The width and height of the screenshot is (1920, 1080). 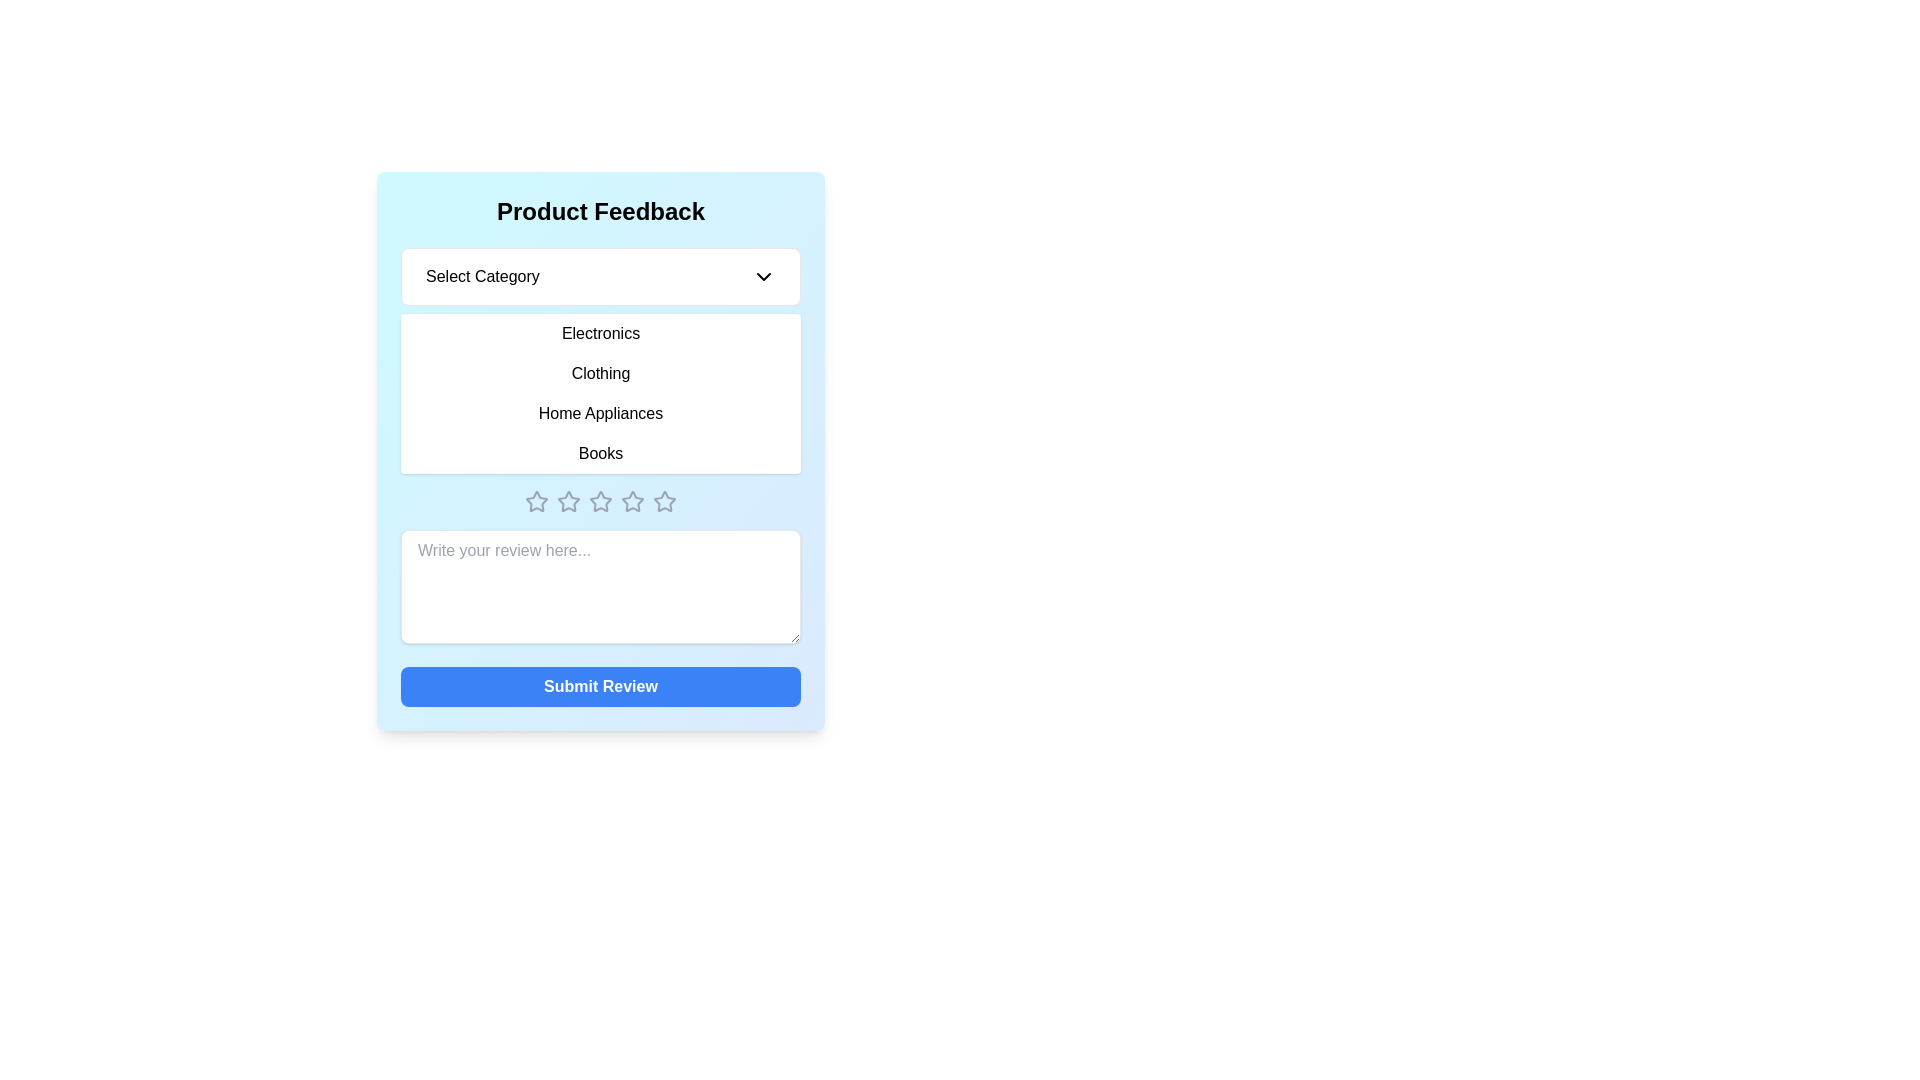 What do you see at coordinates (632, 500) in the screenshot?
I see `the third star in the series of five stars` at bounding box center [632, 500].